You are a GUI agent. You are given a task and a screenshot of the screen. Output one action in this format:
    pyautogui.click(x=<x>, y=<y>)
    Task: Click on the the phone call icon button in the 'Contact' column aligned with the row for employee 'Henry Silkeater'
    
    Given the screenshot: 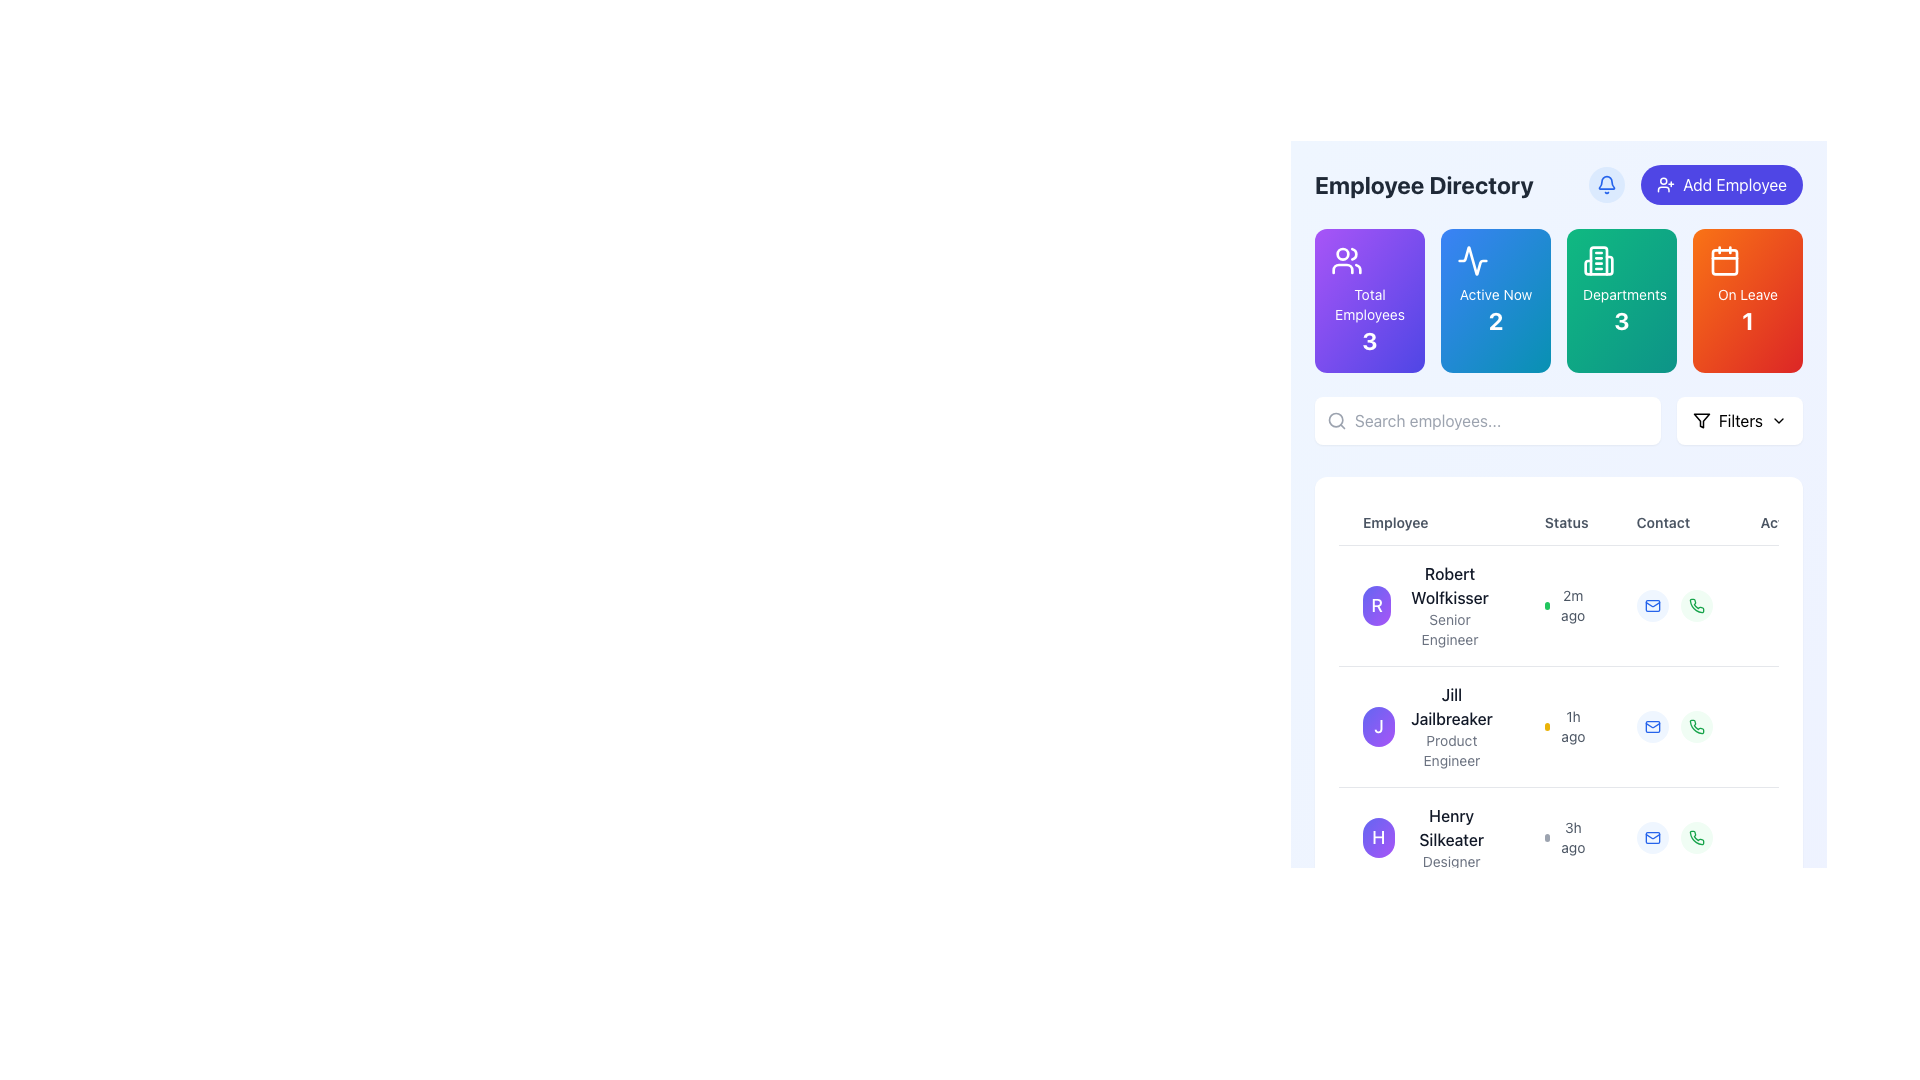 What is the action you would take?
    pyautogui.click(x=1695, y=726)
    